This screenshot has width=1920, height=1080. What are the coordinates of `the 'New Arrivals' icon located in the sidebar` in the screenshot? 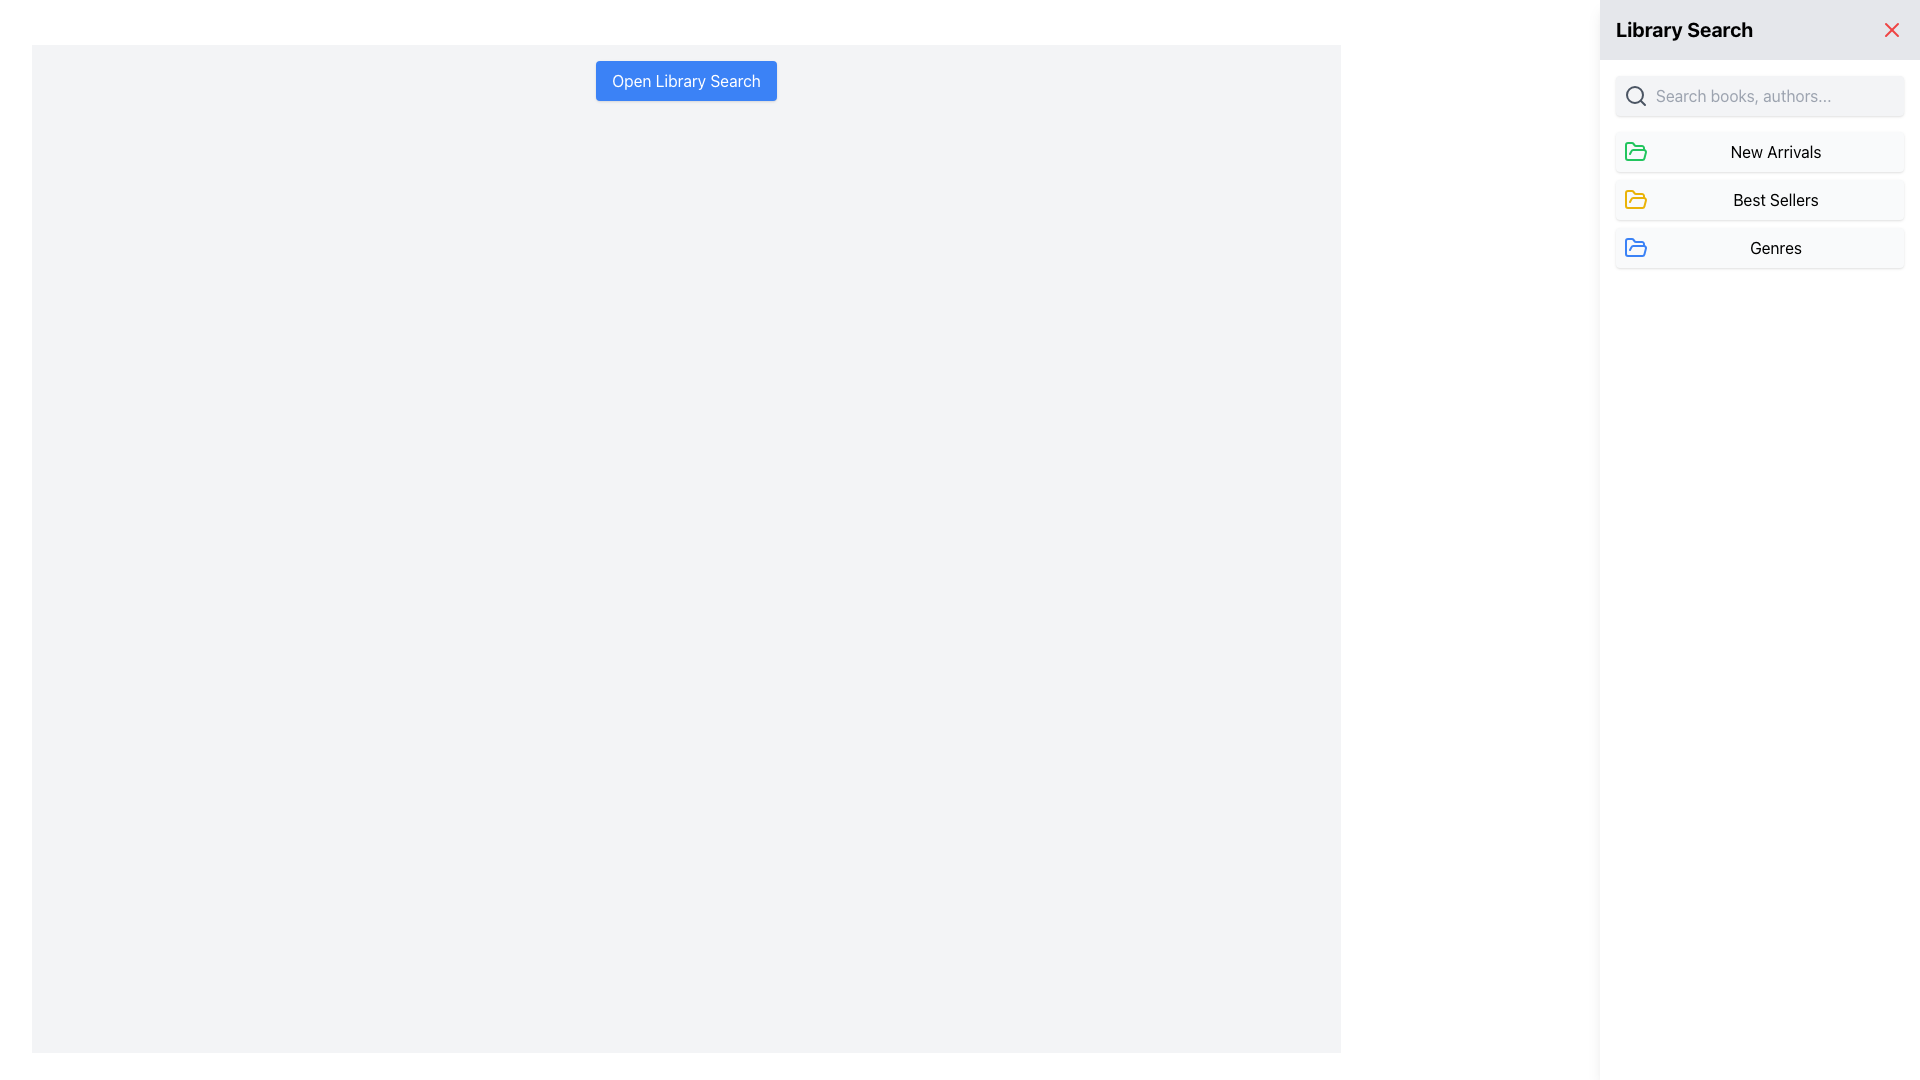 It's located at (1636, 150).